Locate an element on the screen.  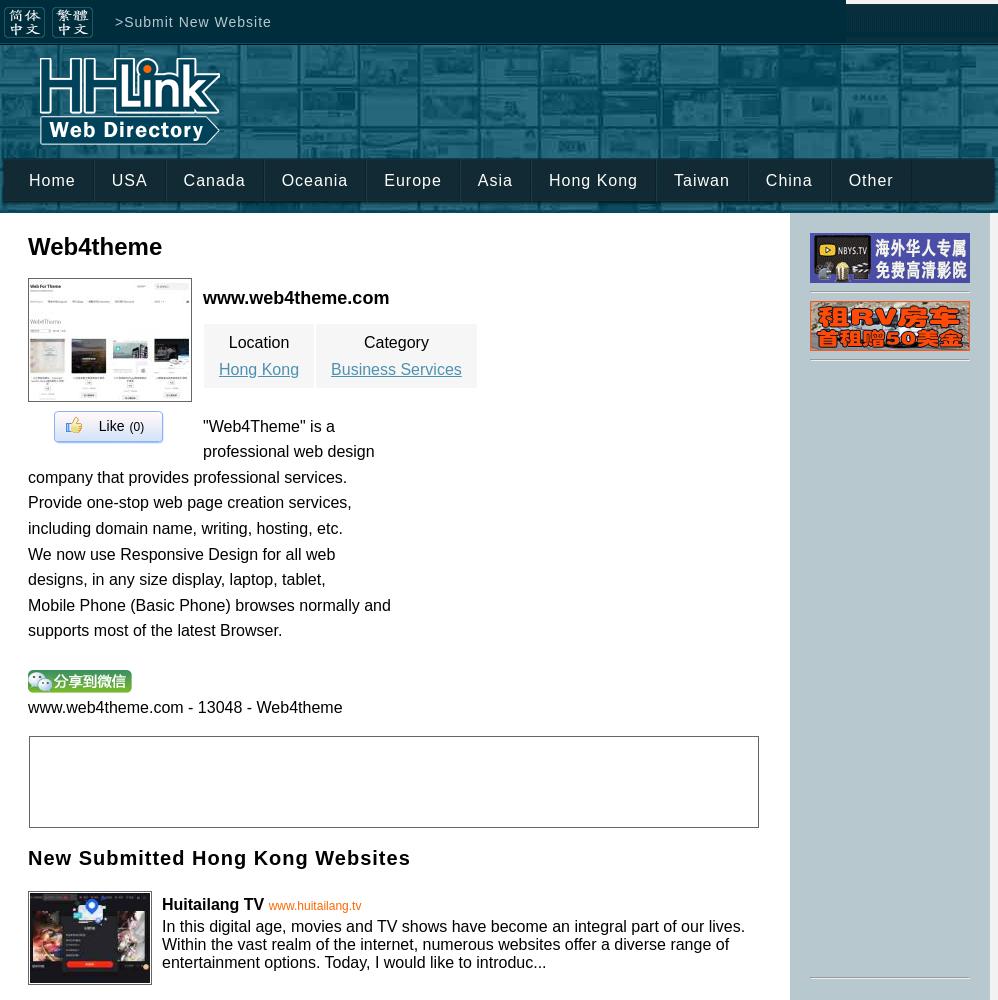
'Like' is located at coordinates (110, 426).